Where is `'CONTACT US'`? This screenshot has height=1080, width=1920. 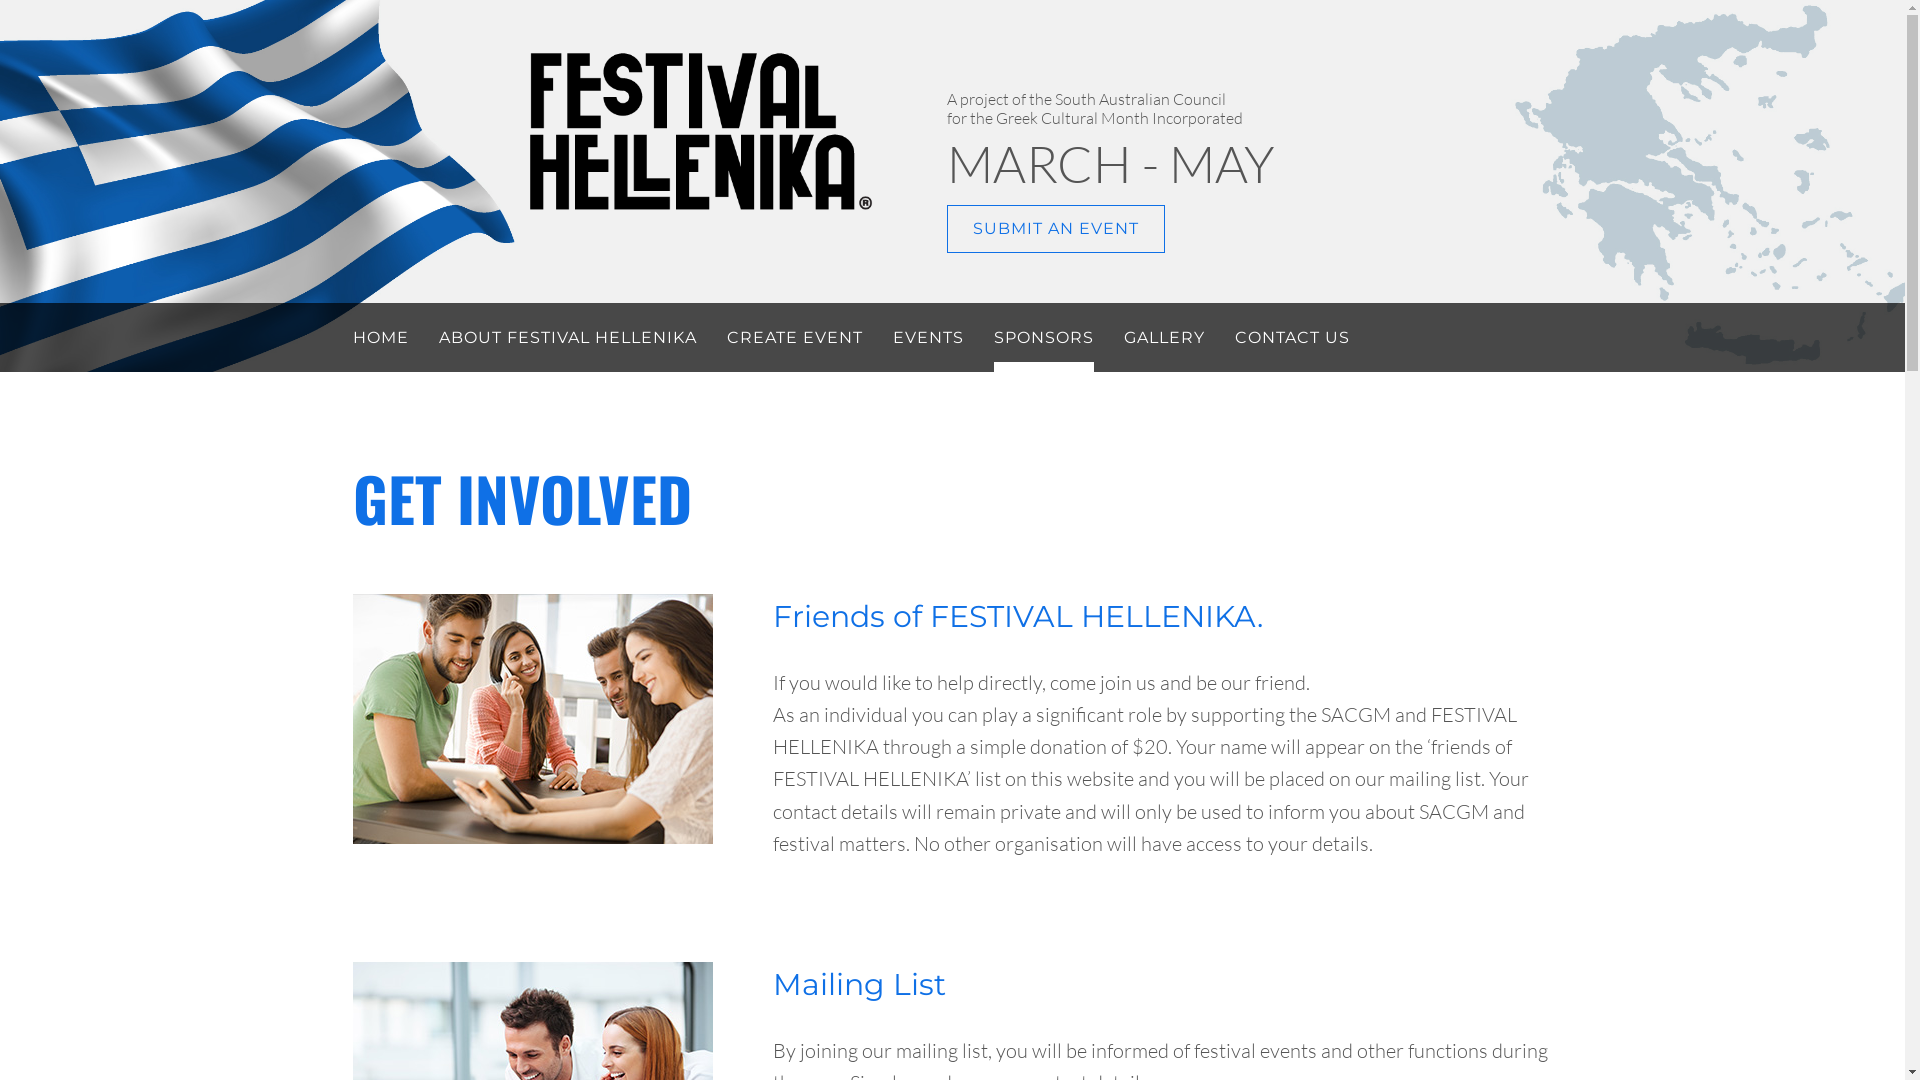
'CONTACT US' is located at coordinates (1291, 336).